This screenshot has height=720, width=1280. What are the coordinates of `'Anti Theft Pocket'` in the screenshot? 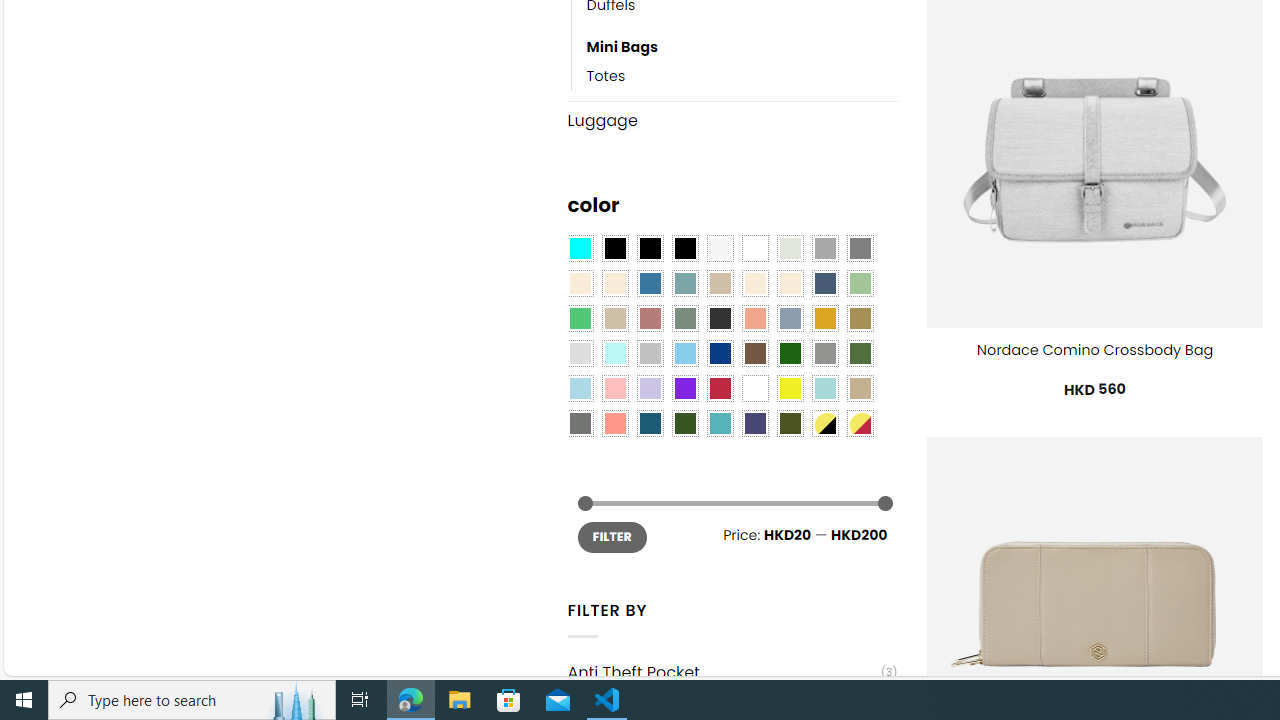 It's located at (722, 672).